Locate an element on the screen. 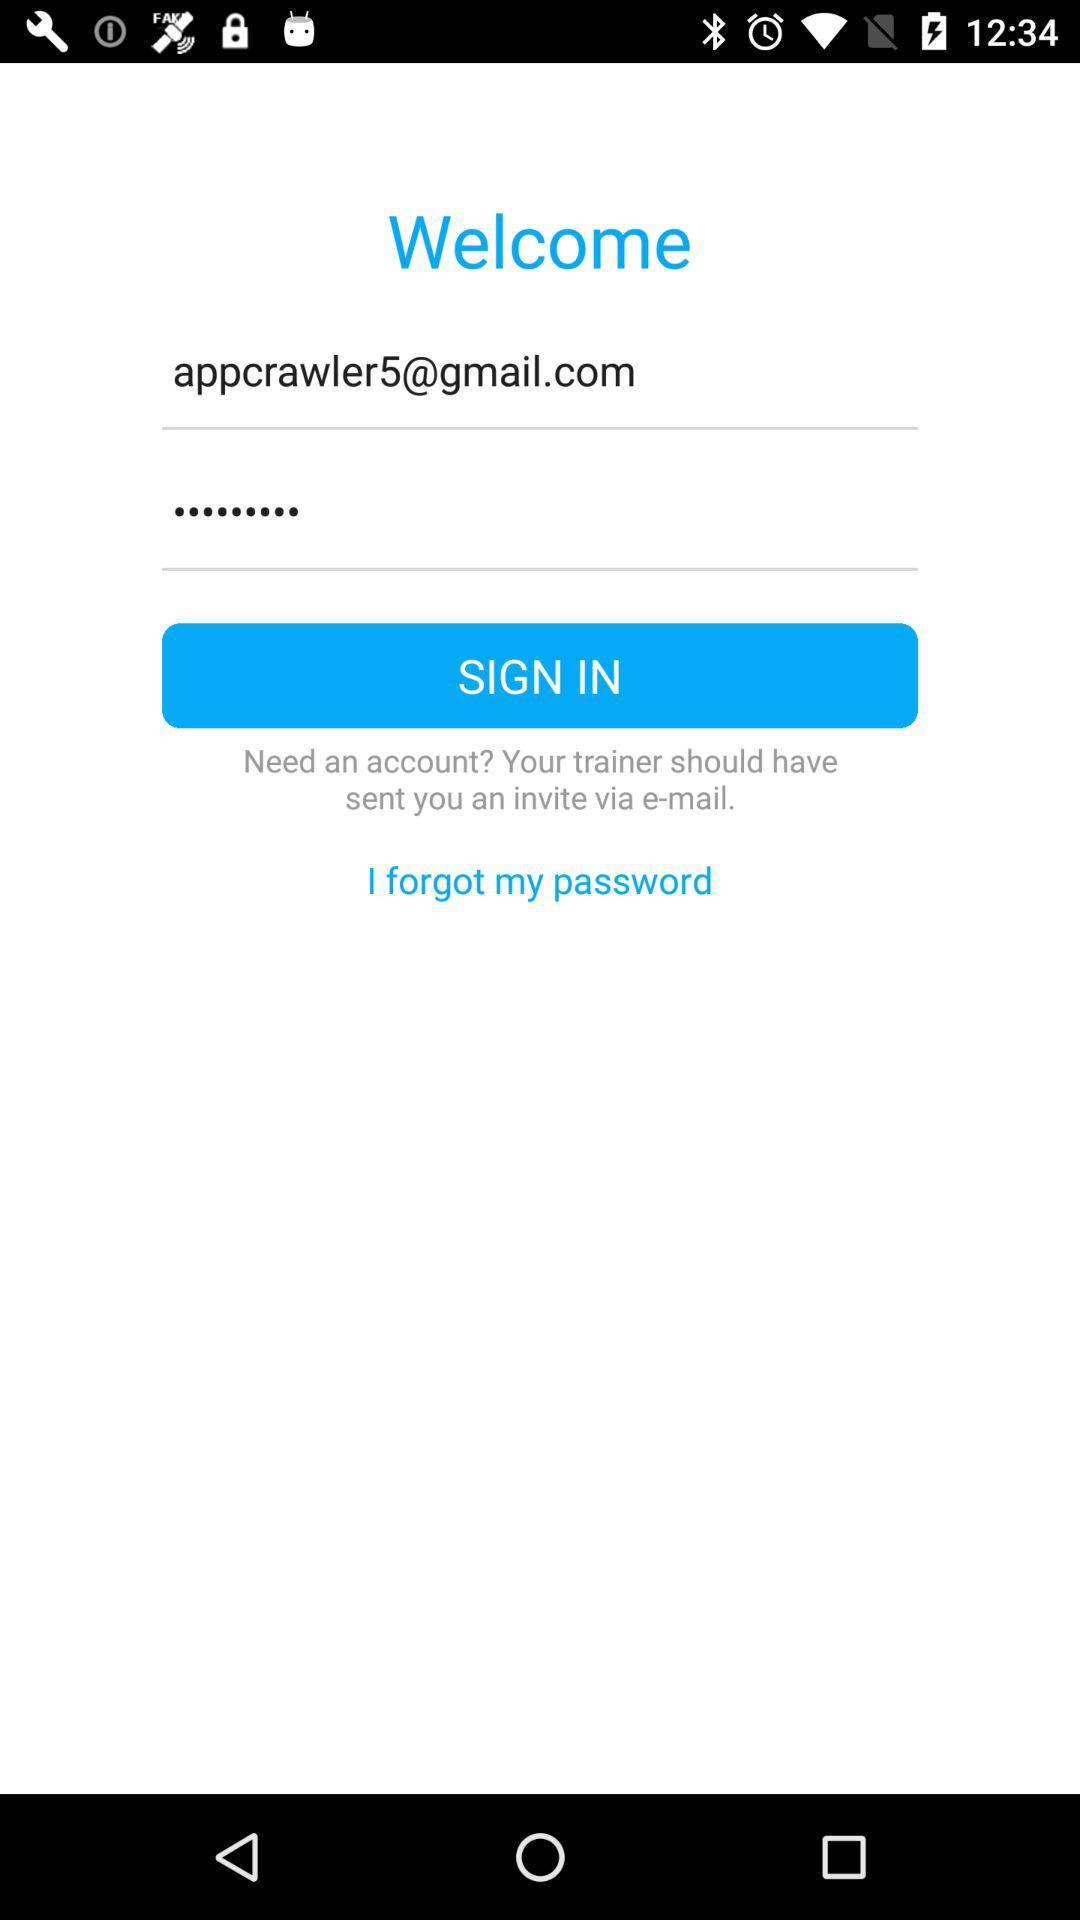 Image resolution: width=1080 pixels, height=1920 pixels. the icon below the need an account icon is located at coordinates (540, 879).